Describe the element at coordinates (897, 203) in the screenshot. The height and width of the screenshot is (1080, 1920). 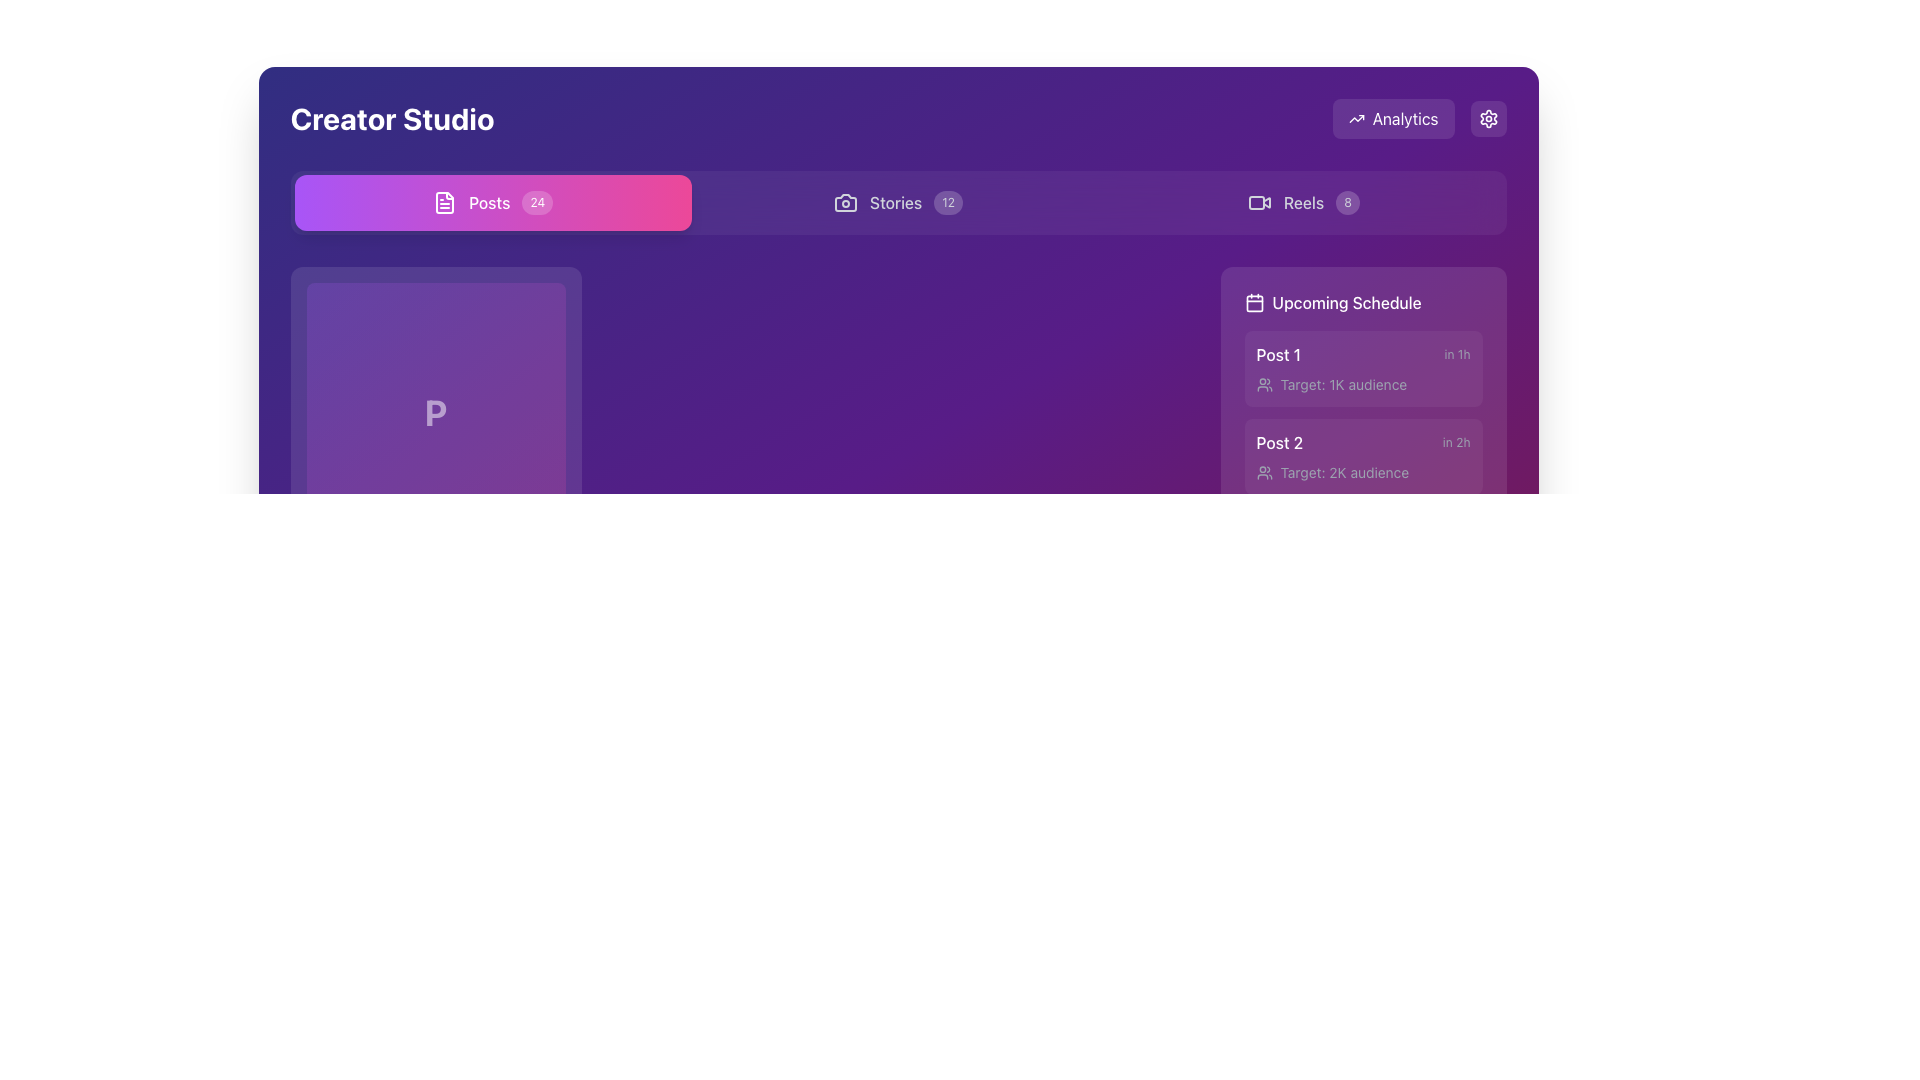
I see `the 'Stories' button, which features a camera icon, the text 'Stories', and a circular badge with the number '12', located centrally in the horizontal row between the 'Posts' and 'Reels' buttons` at that location.